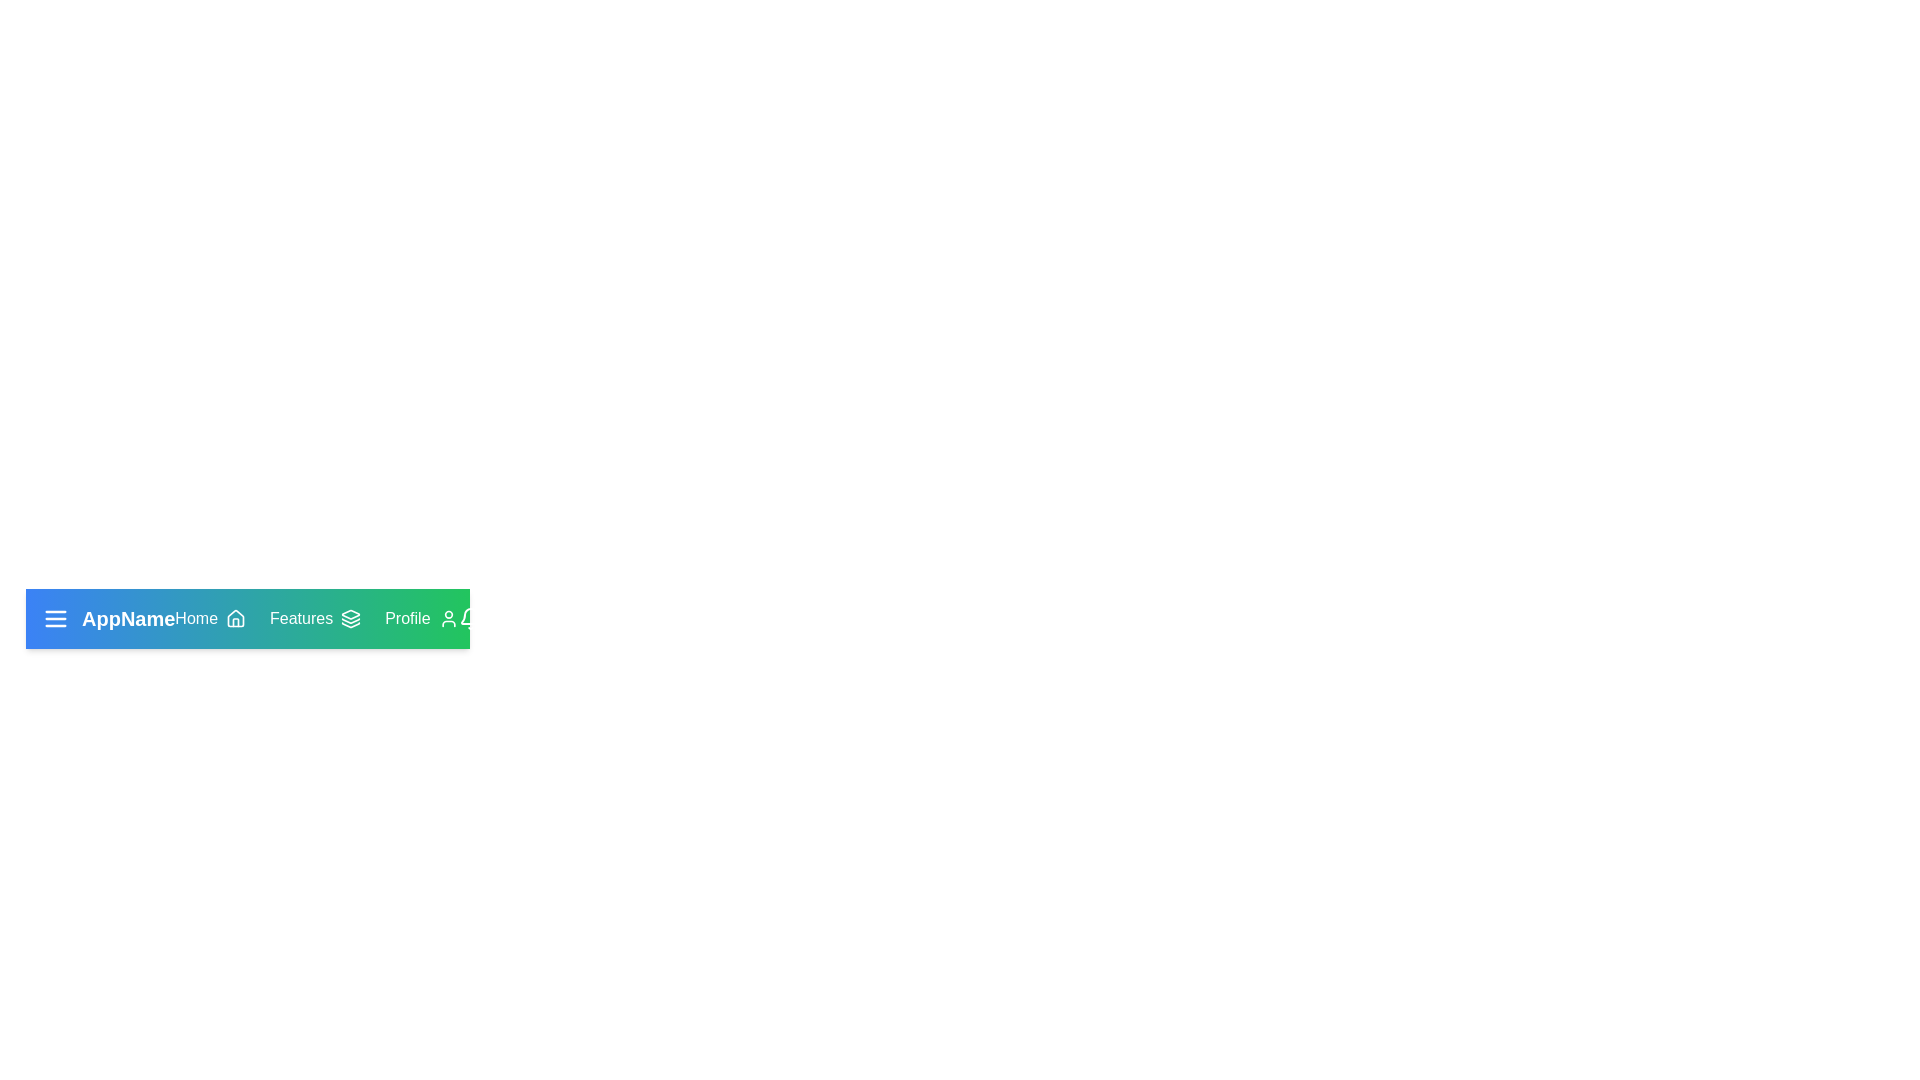 This screenshot has height=1080, width=1920. Describe the element at coordinates (210, 617) in the screenshot. I see `the 'Home' button in the AppBarComponent` at that location.